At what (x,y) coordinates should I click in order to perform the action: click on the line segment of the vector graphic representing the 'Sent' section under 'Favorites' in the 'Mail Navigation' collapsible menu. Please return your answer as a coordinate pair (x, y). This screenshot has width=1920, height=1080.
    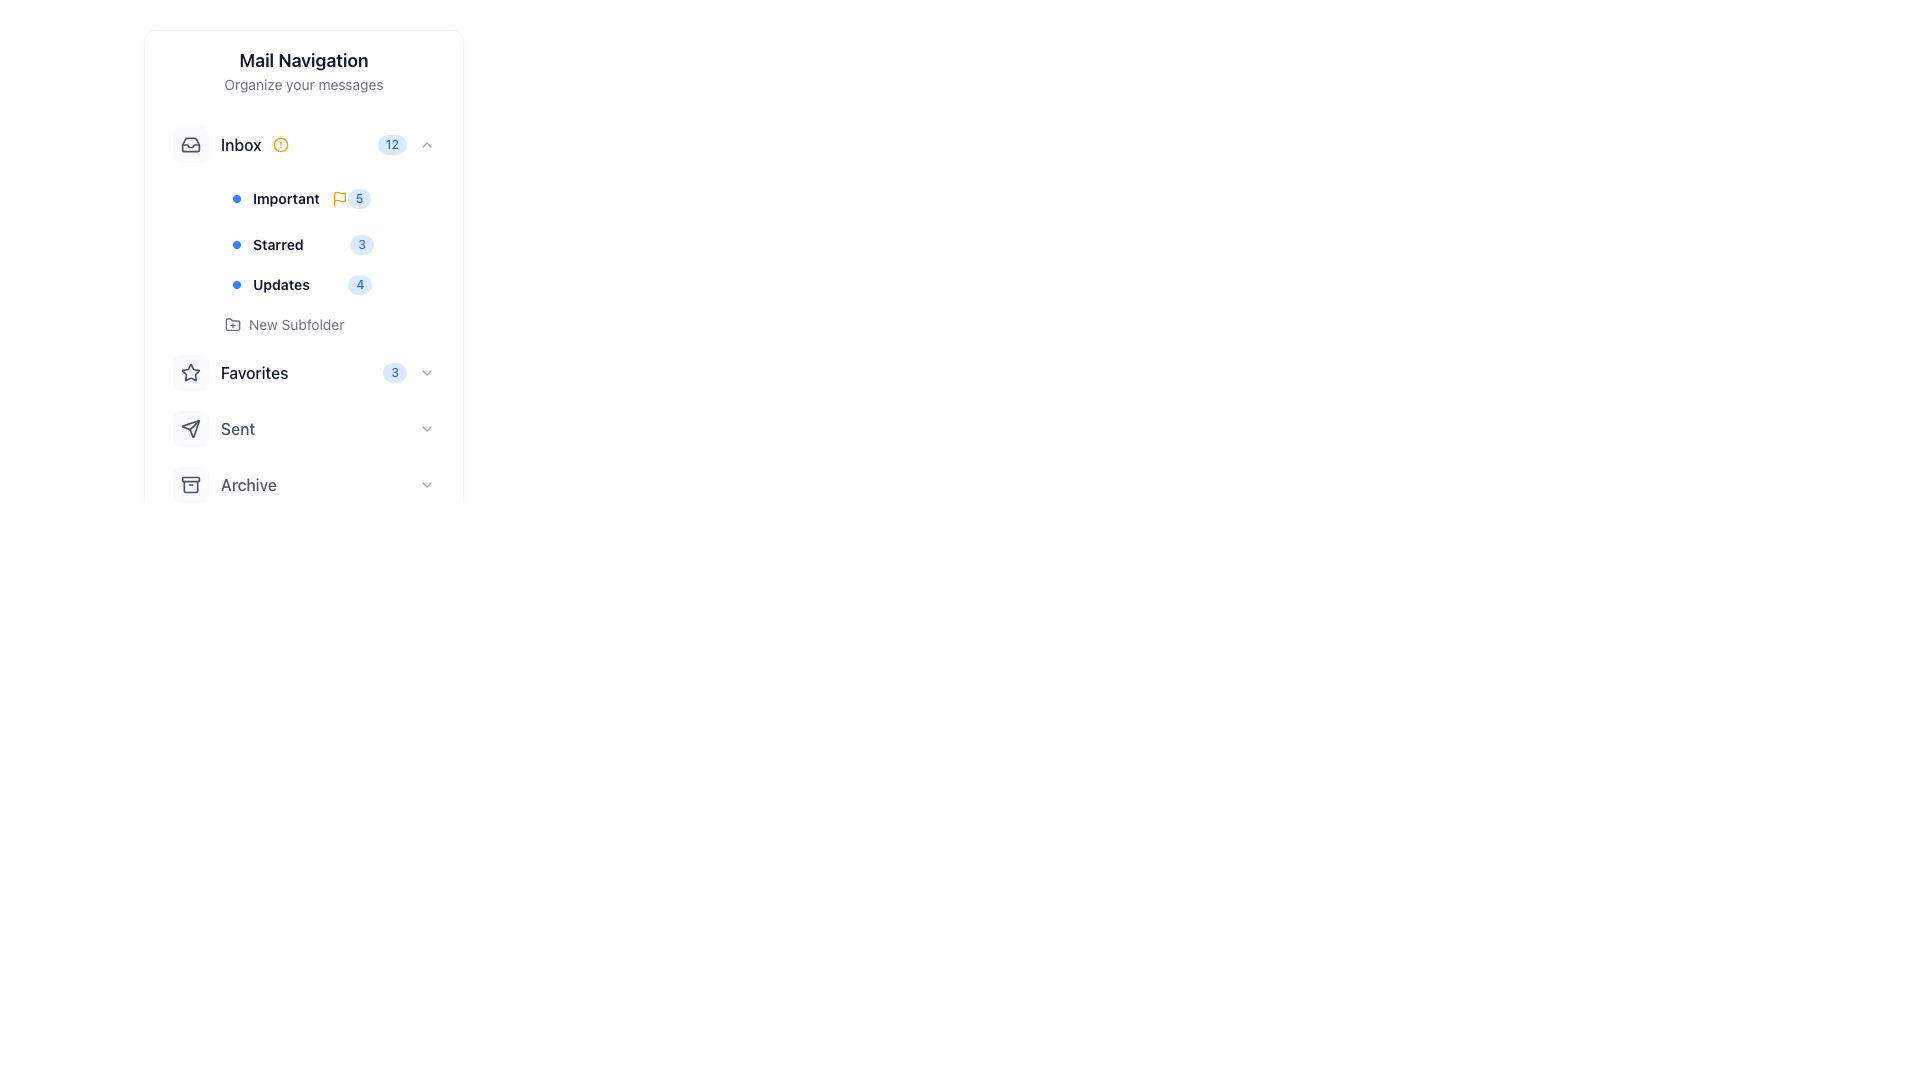
    Looking at the image, I should click on (194, 424).